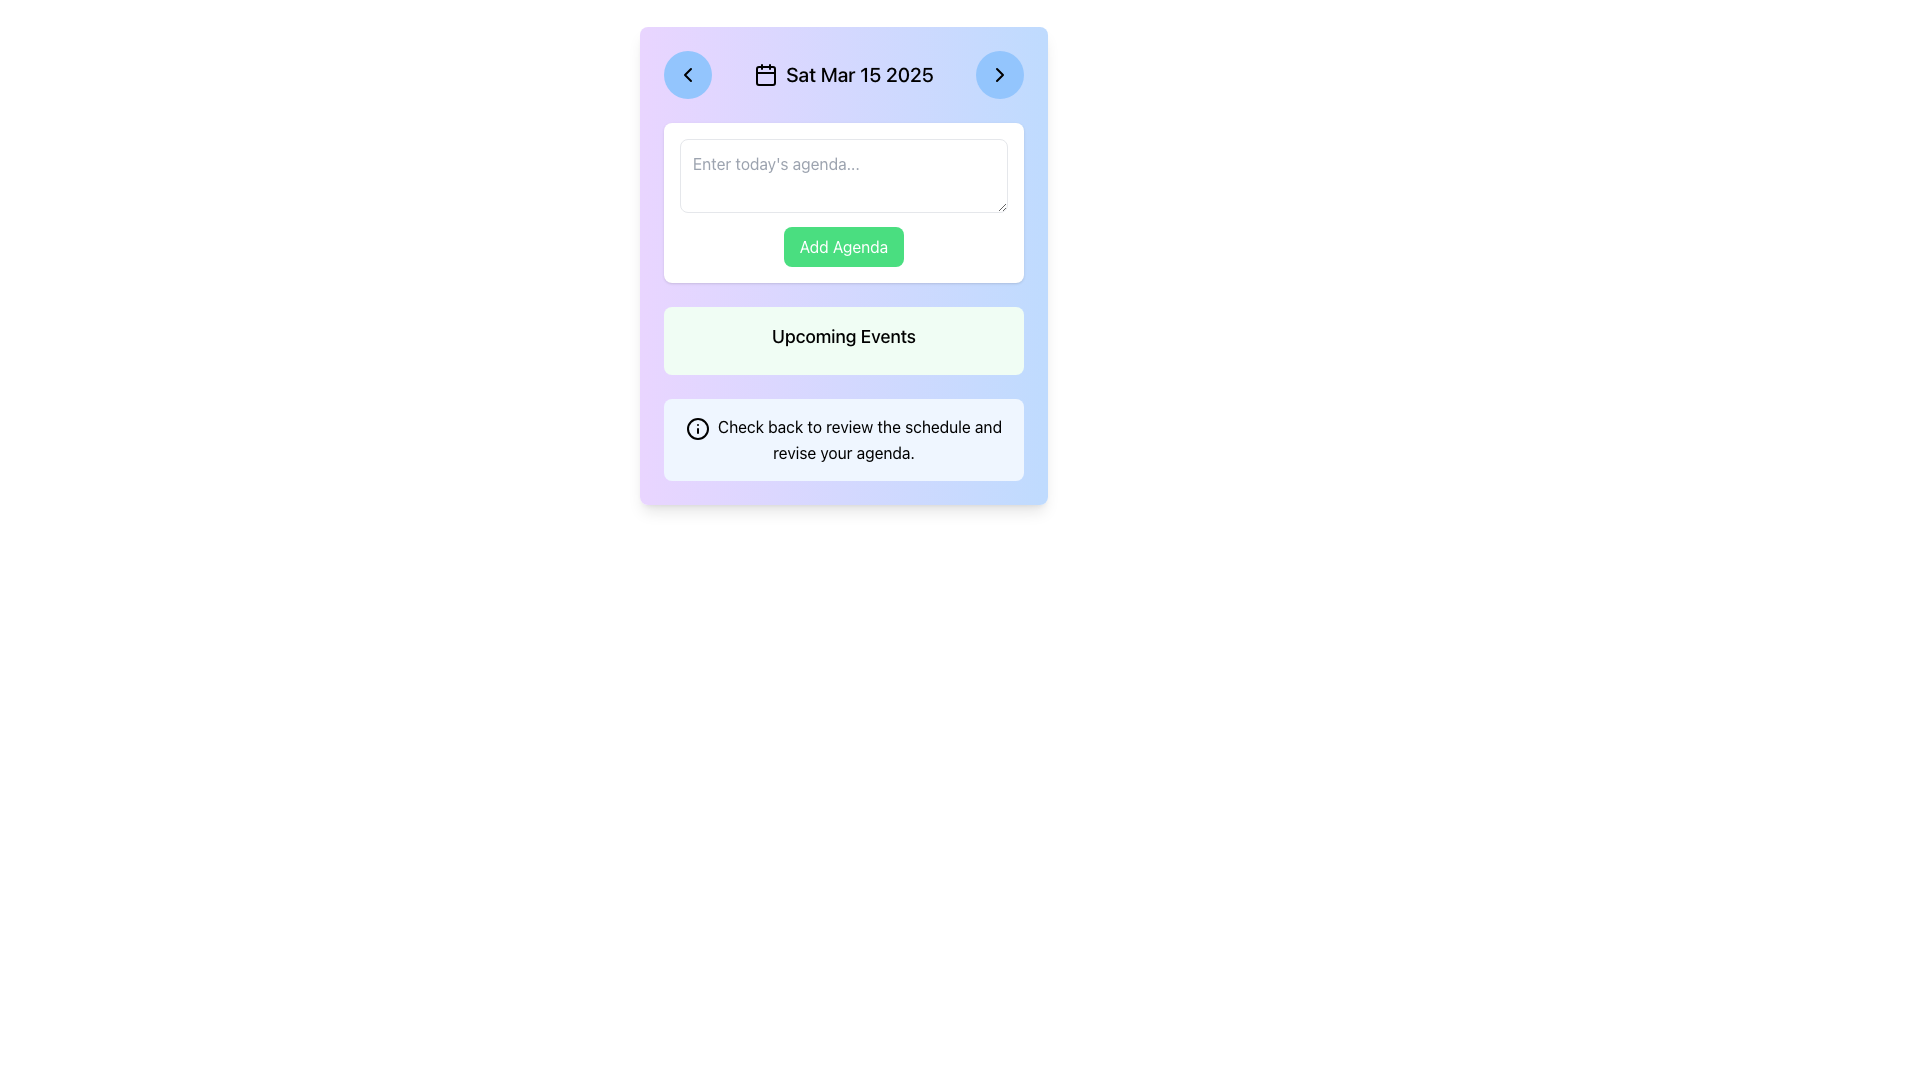 Image resolution: width=1920 pixels, height=1080 pixels. Describe the element at coordinates (844, 339) in the screenshot. I see `the light green rectangular Static Label/Informational Block containing the text 'Upcoming Events'` at that location.